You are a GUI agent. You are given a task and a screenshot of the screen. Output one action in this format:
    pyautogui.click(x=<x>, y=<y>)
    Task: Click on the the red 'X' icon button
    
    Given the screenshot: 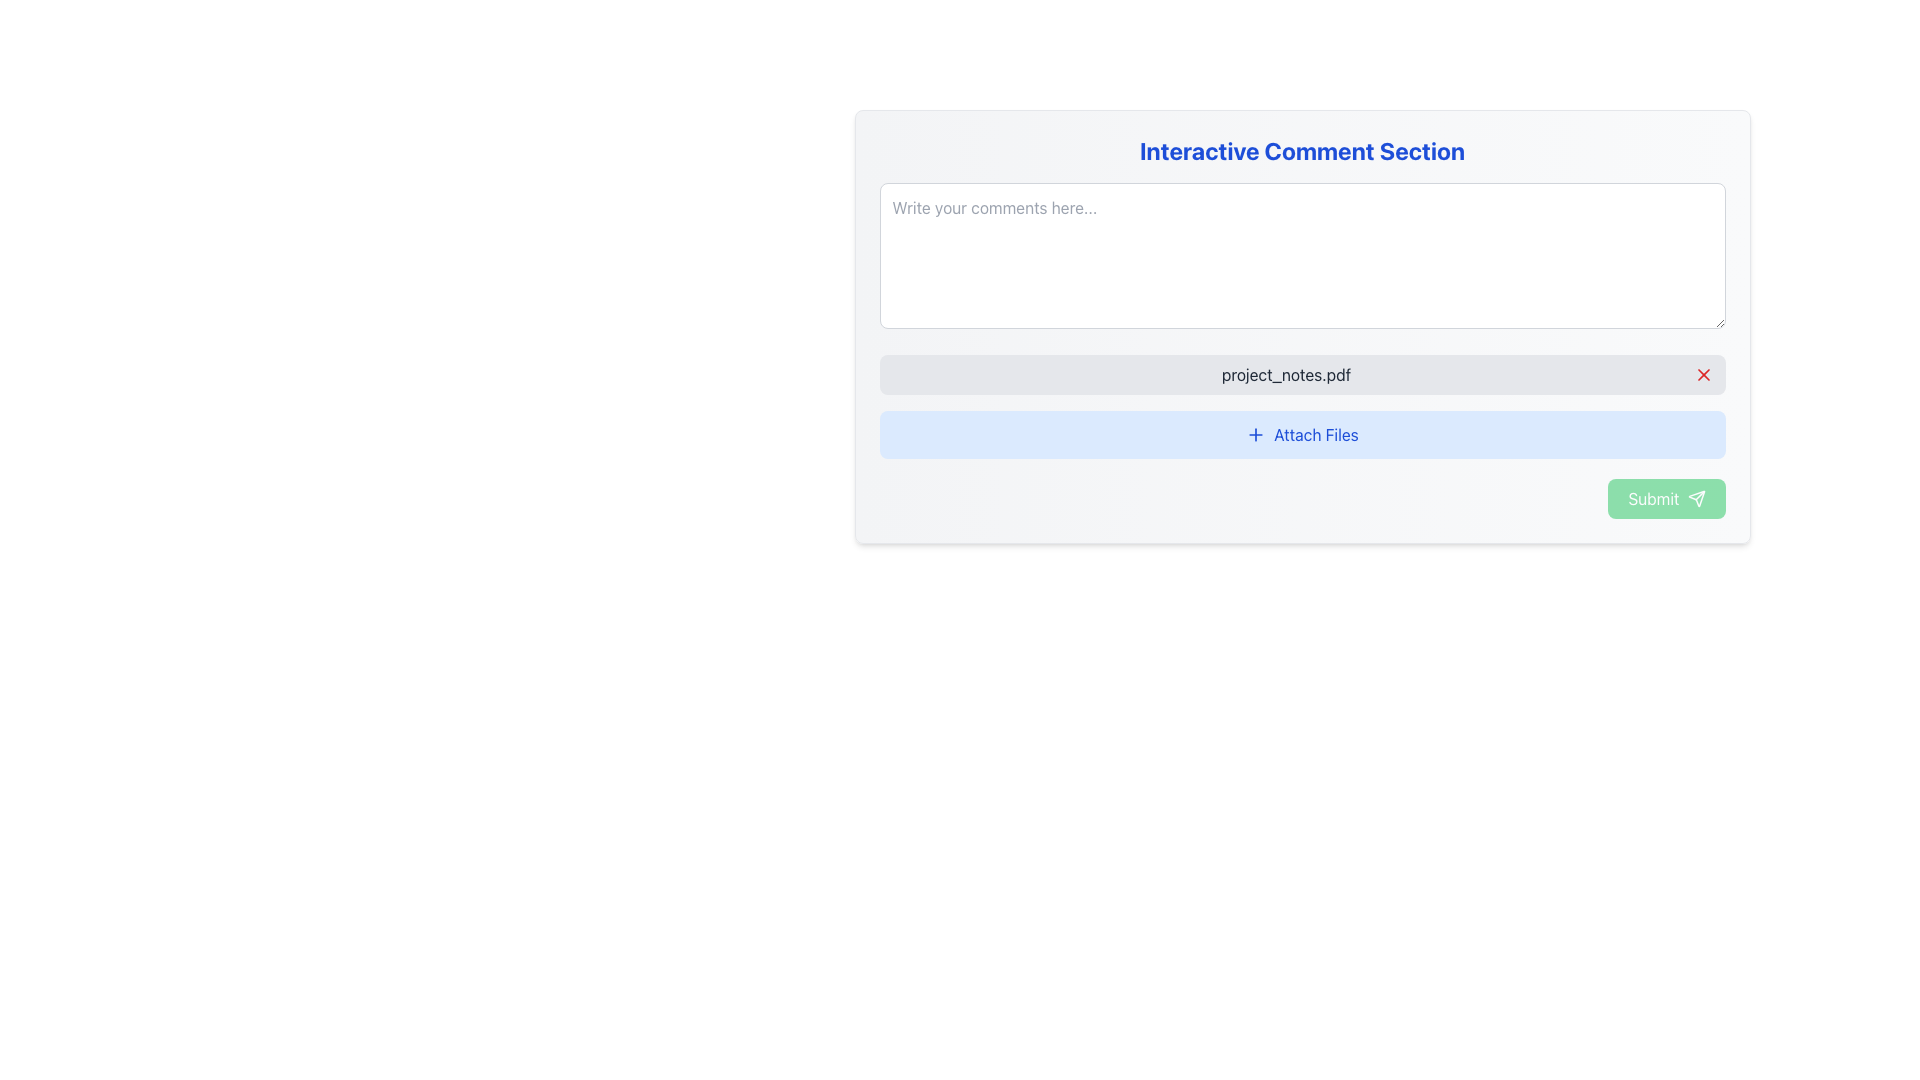 What is the action you would take?
    pyautogui.click(x=1702, y=374)
    